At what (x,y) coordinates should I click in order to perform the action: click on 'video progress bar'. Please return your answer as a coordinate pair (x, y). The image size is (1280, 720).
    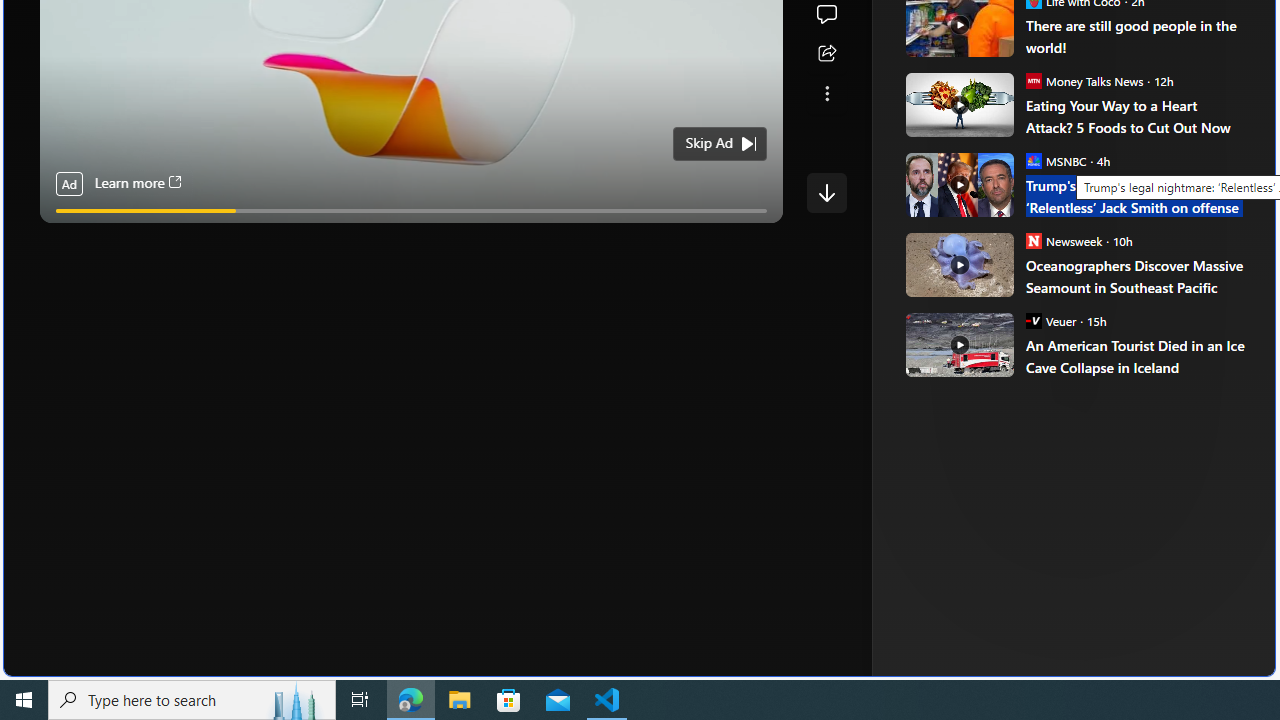
    Looking at the image, I should click on (410, 211).